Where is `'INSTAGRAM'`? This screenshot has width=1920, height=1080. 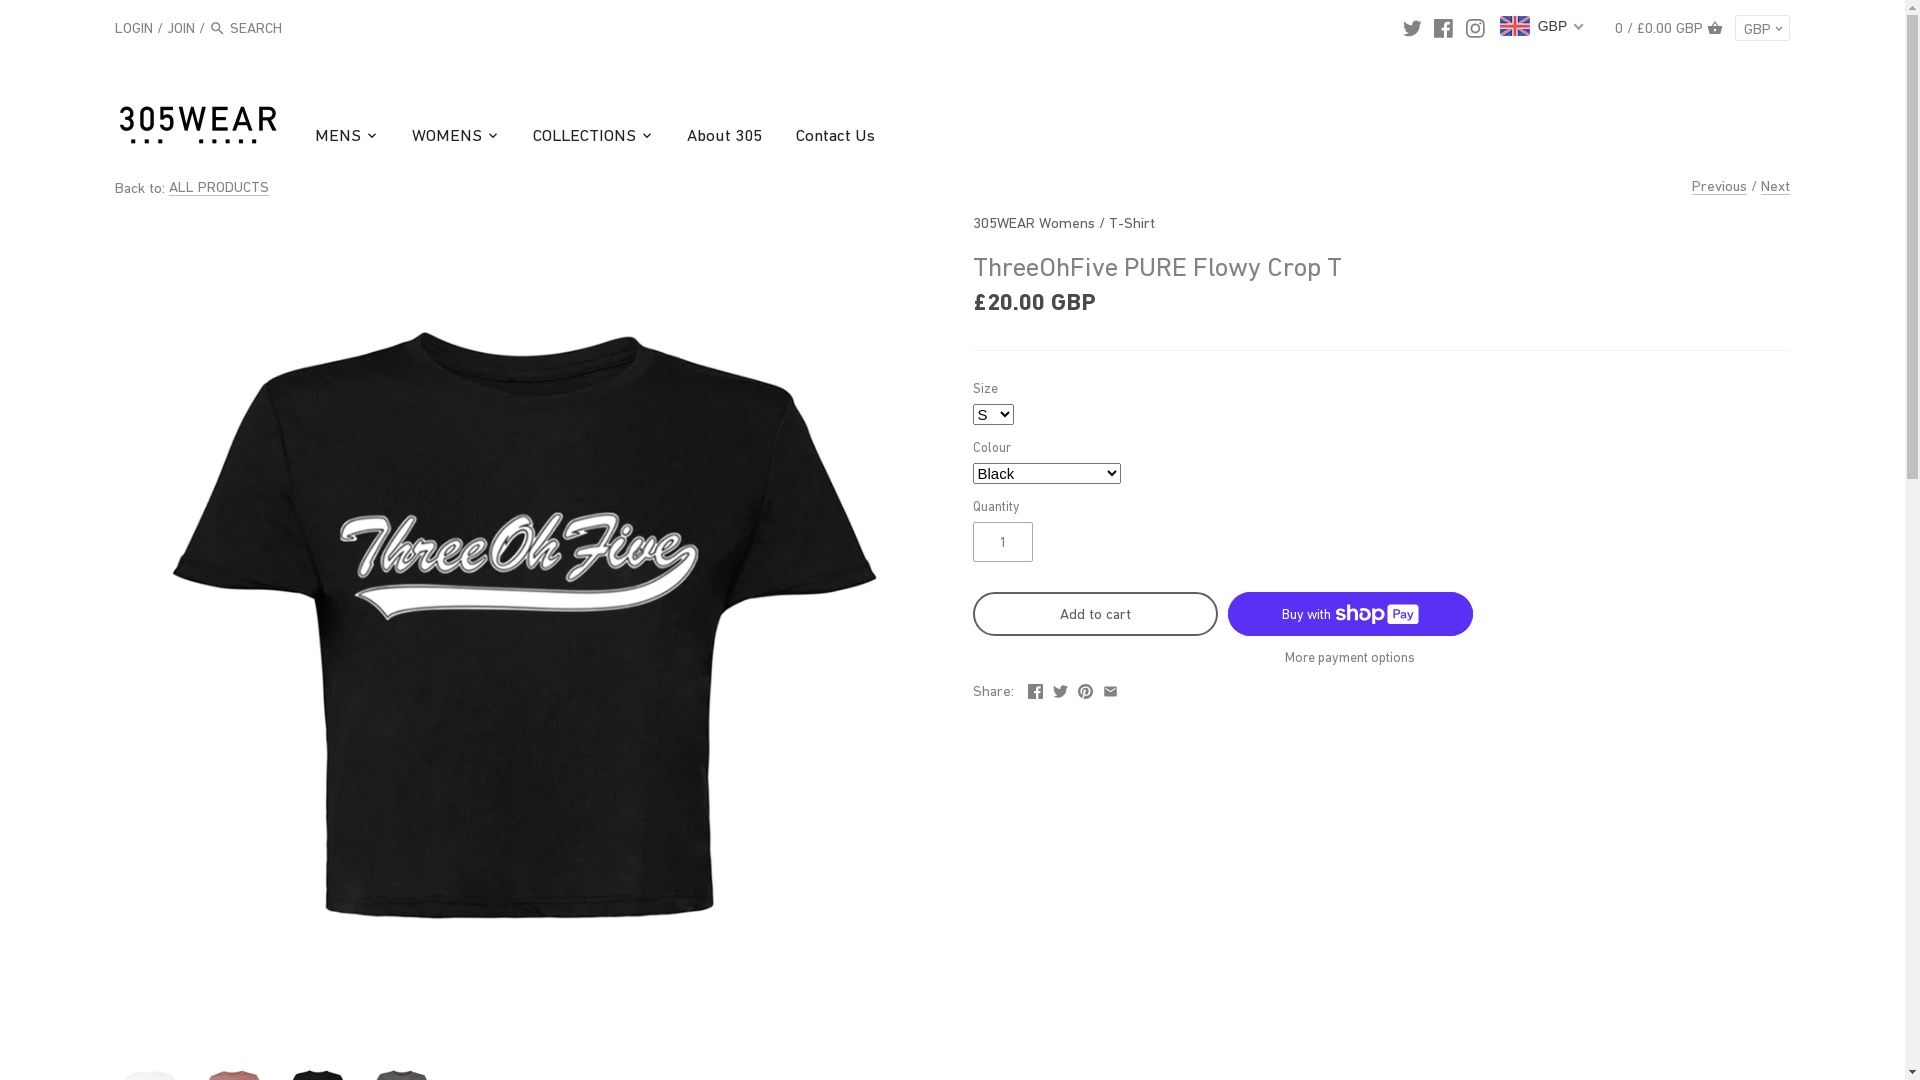
'INSTAGRAM' is located at coordinates (1465, 27).